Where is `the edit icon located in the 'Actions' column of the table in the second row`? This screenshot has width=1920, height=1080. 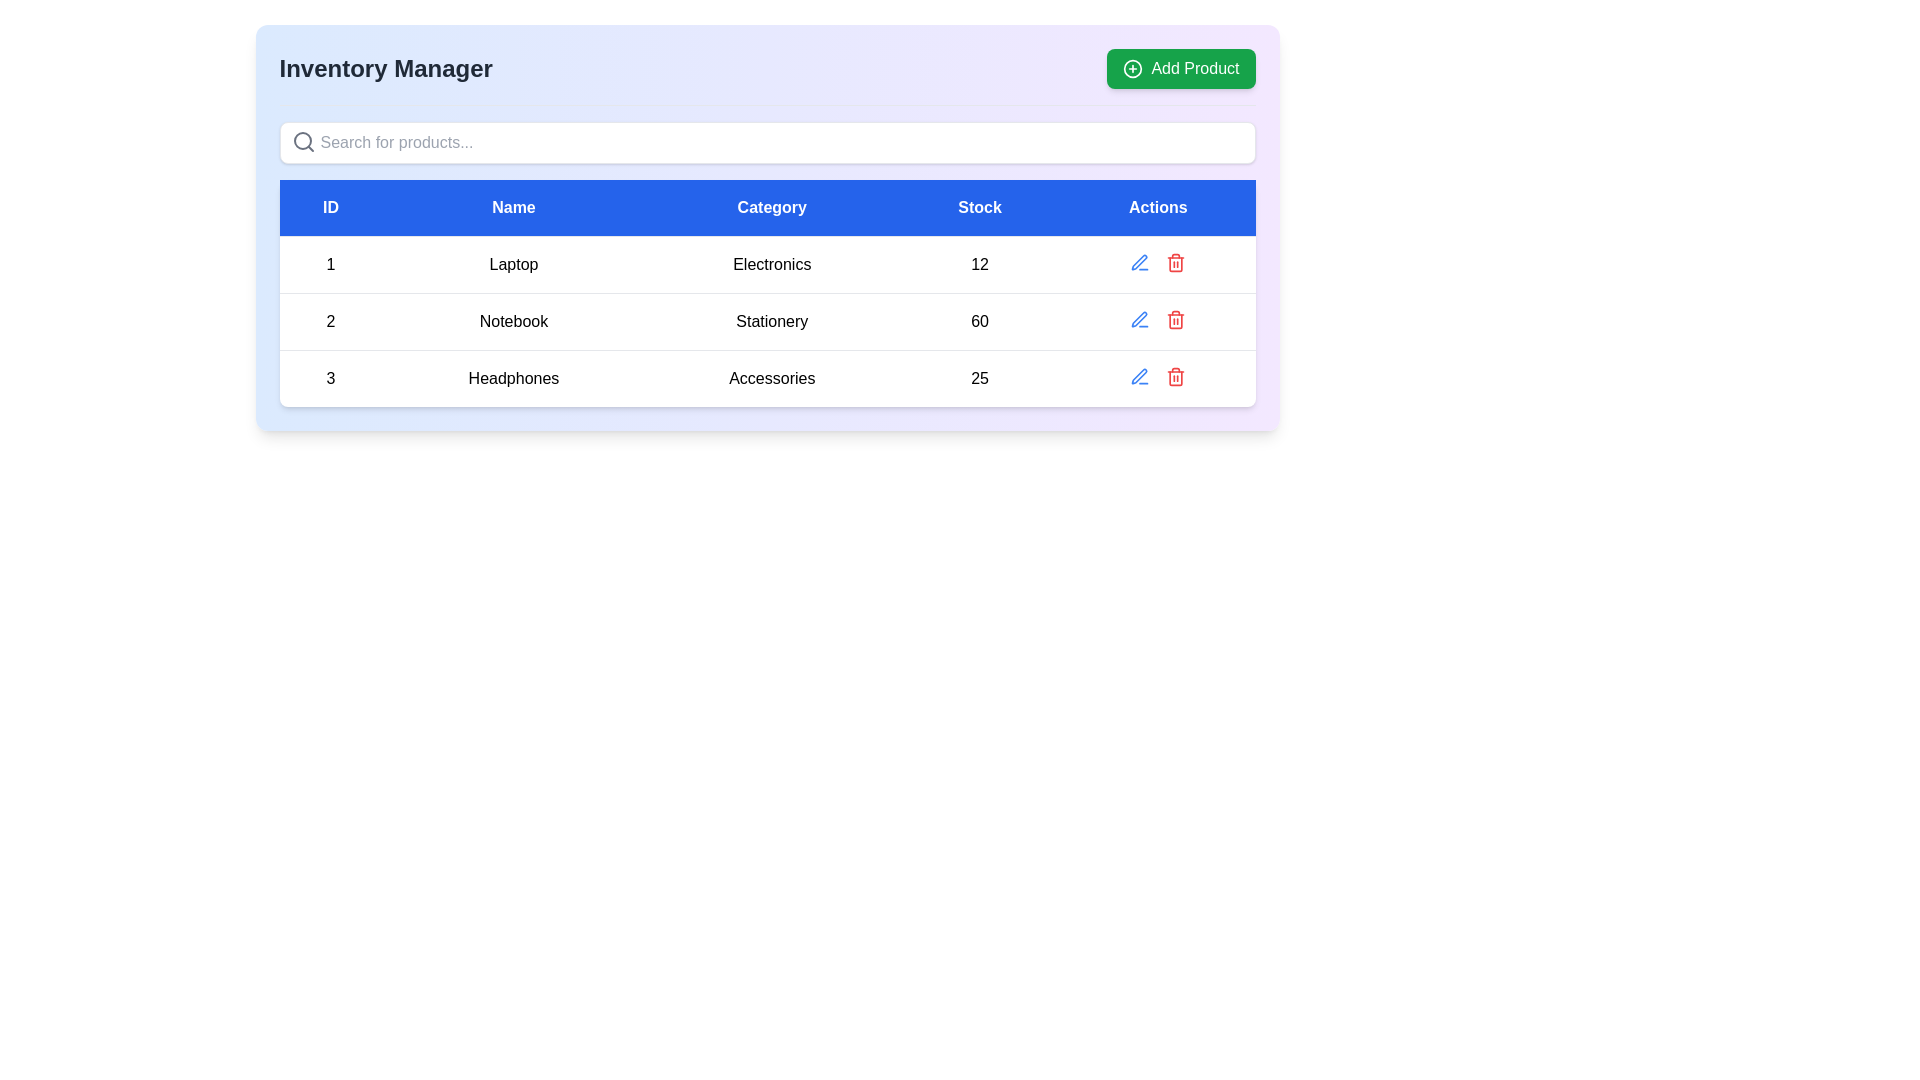 the edit icon located in the 'Actions' column of the table in the second row is located at coordinates (1139, 261).